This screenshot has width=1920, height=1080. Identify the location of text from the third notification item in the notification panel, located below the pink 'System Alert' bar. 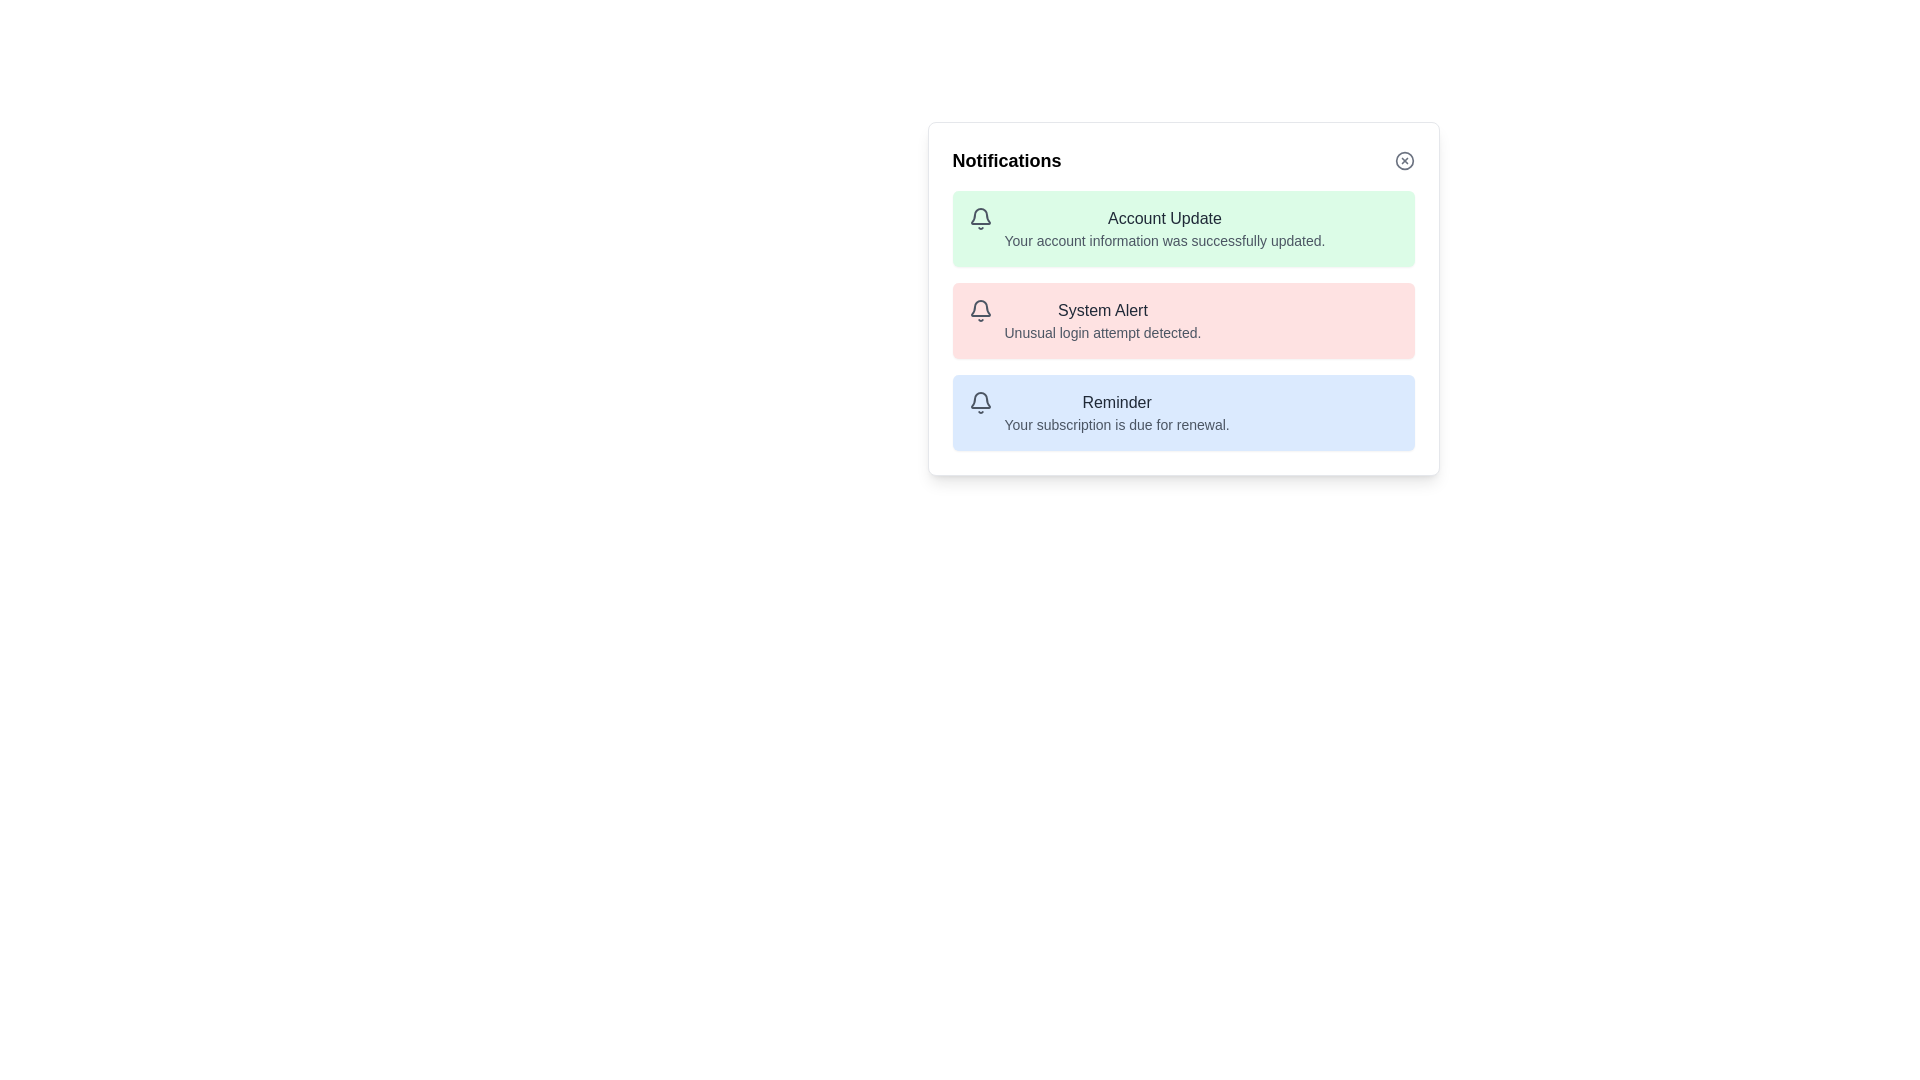
(1116, 411).